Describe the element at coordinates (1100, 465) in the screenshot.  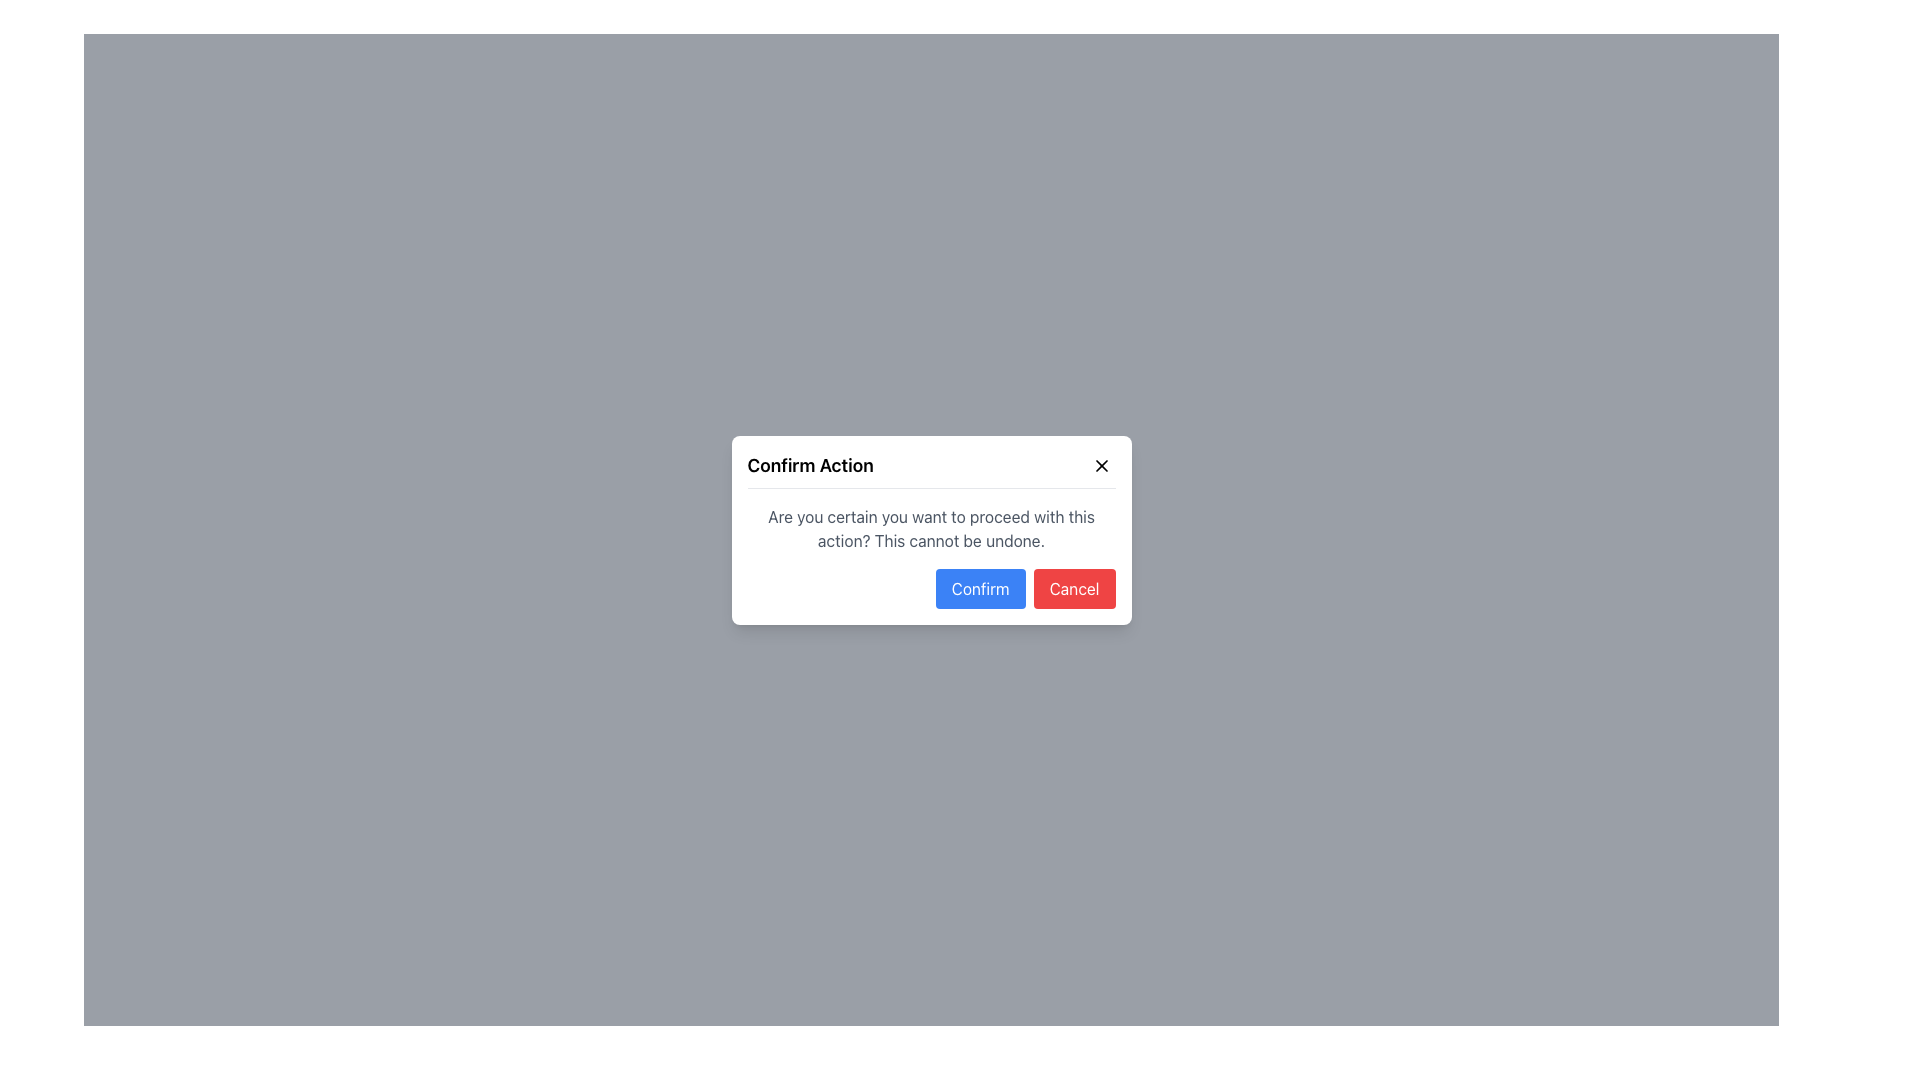
I see `the small circular close button with an 'X' icon located in the top-right corner of the 'Confirm Action' dialog` at that location.